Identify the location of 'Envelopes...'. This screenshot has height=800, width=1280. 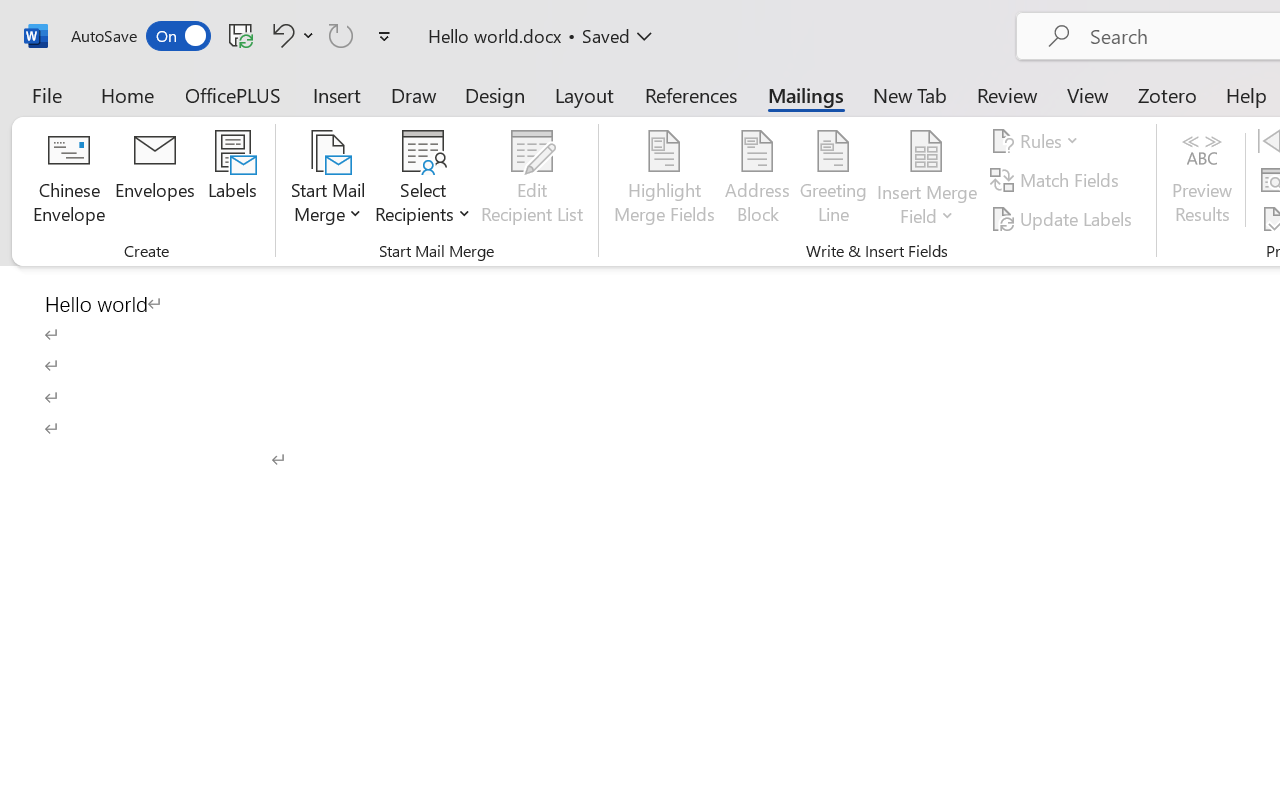
(154, 179).